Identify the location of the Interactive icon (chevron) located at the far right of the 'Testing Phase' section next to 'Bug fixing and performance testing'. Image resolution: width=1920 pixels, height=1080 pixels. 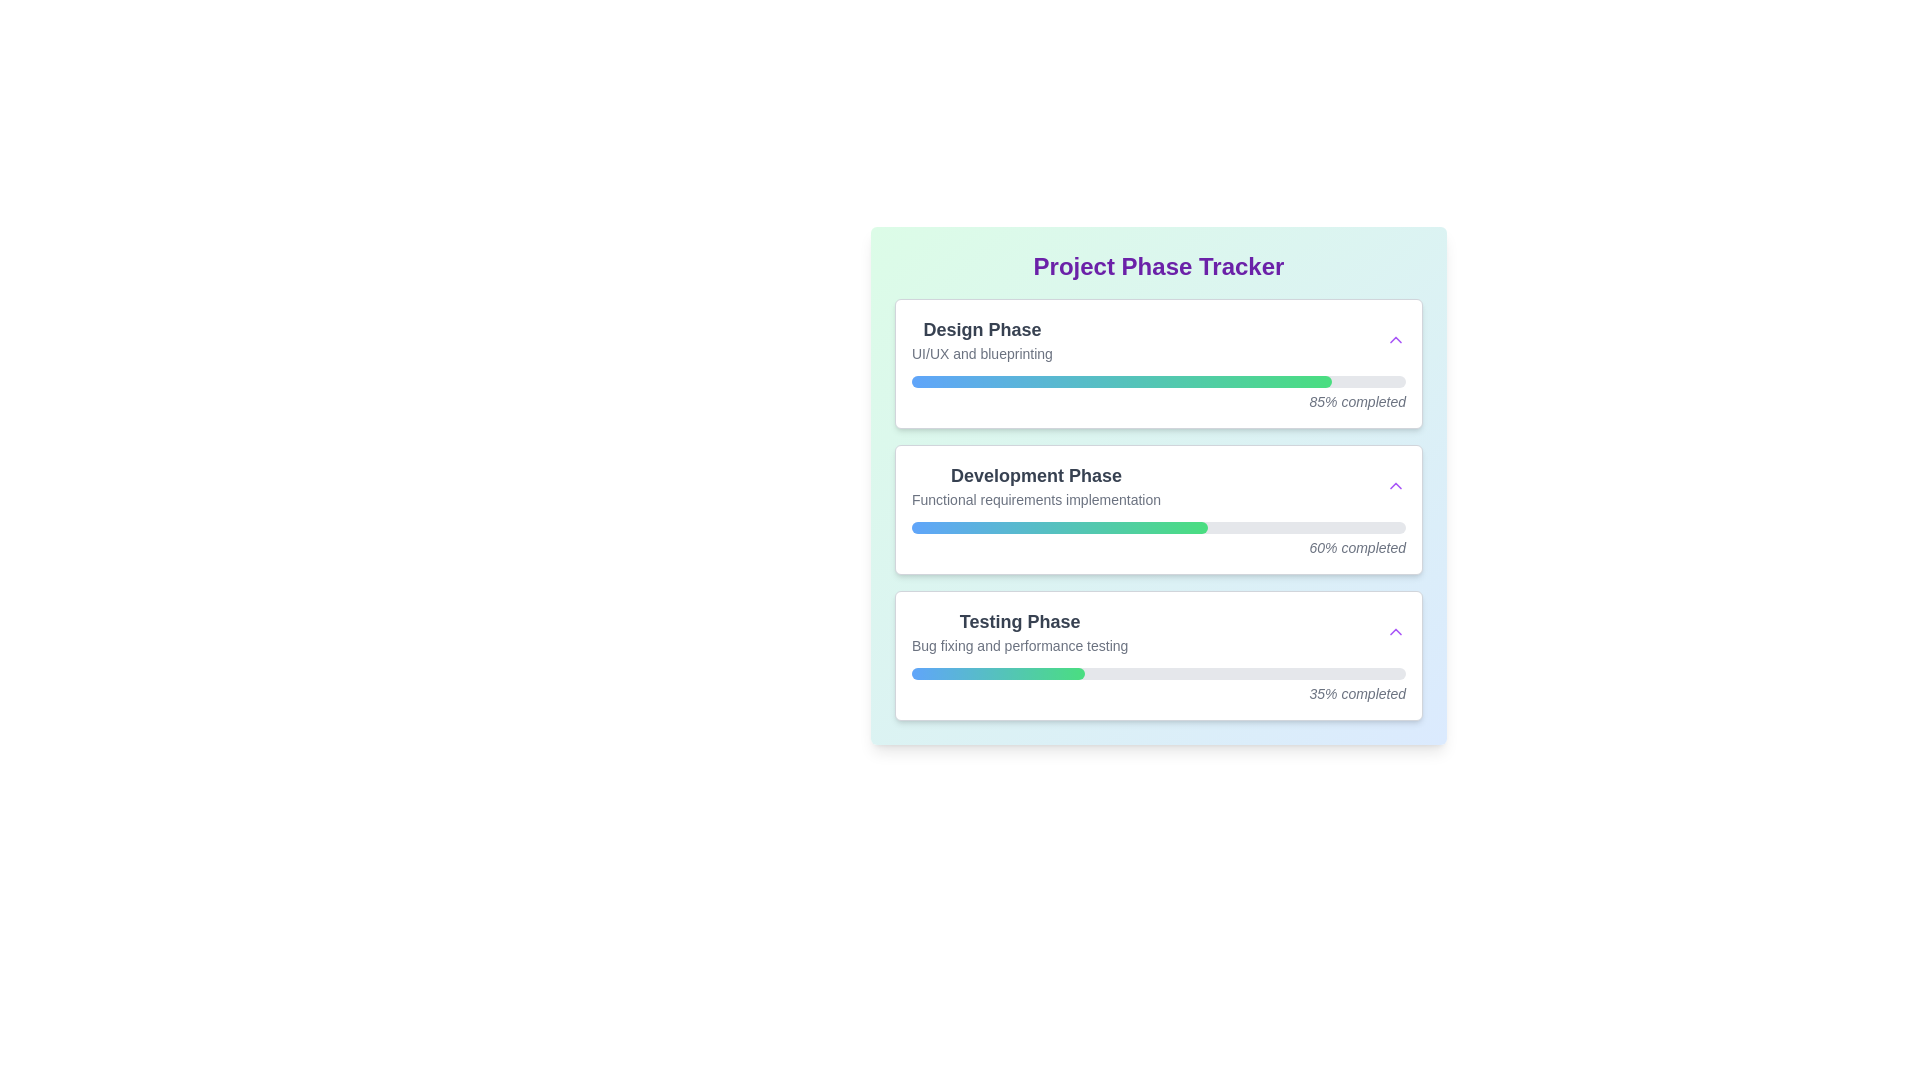
(1395, 632).